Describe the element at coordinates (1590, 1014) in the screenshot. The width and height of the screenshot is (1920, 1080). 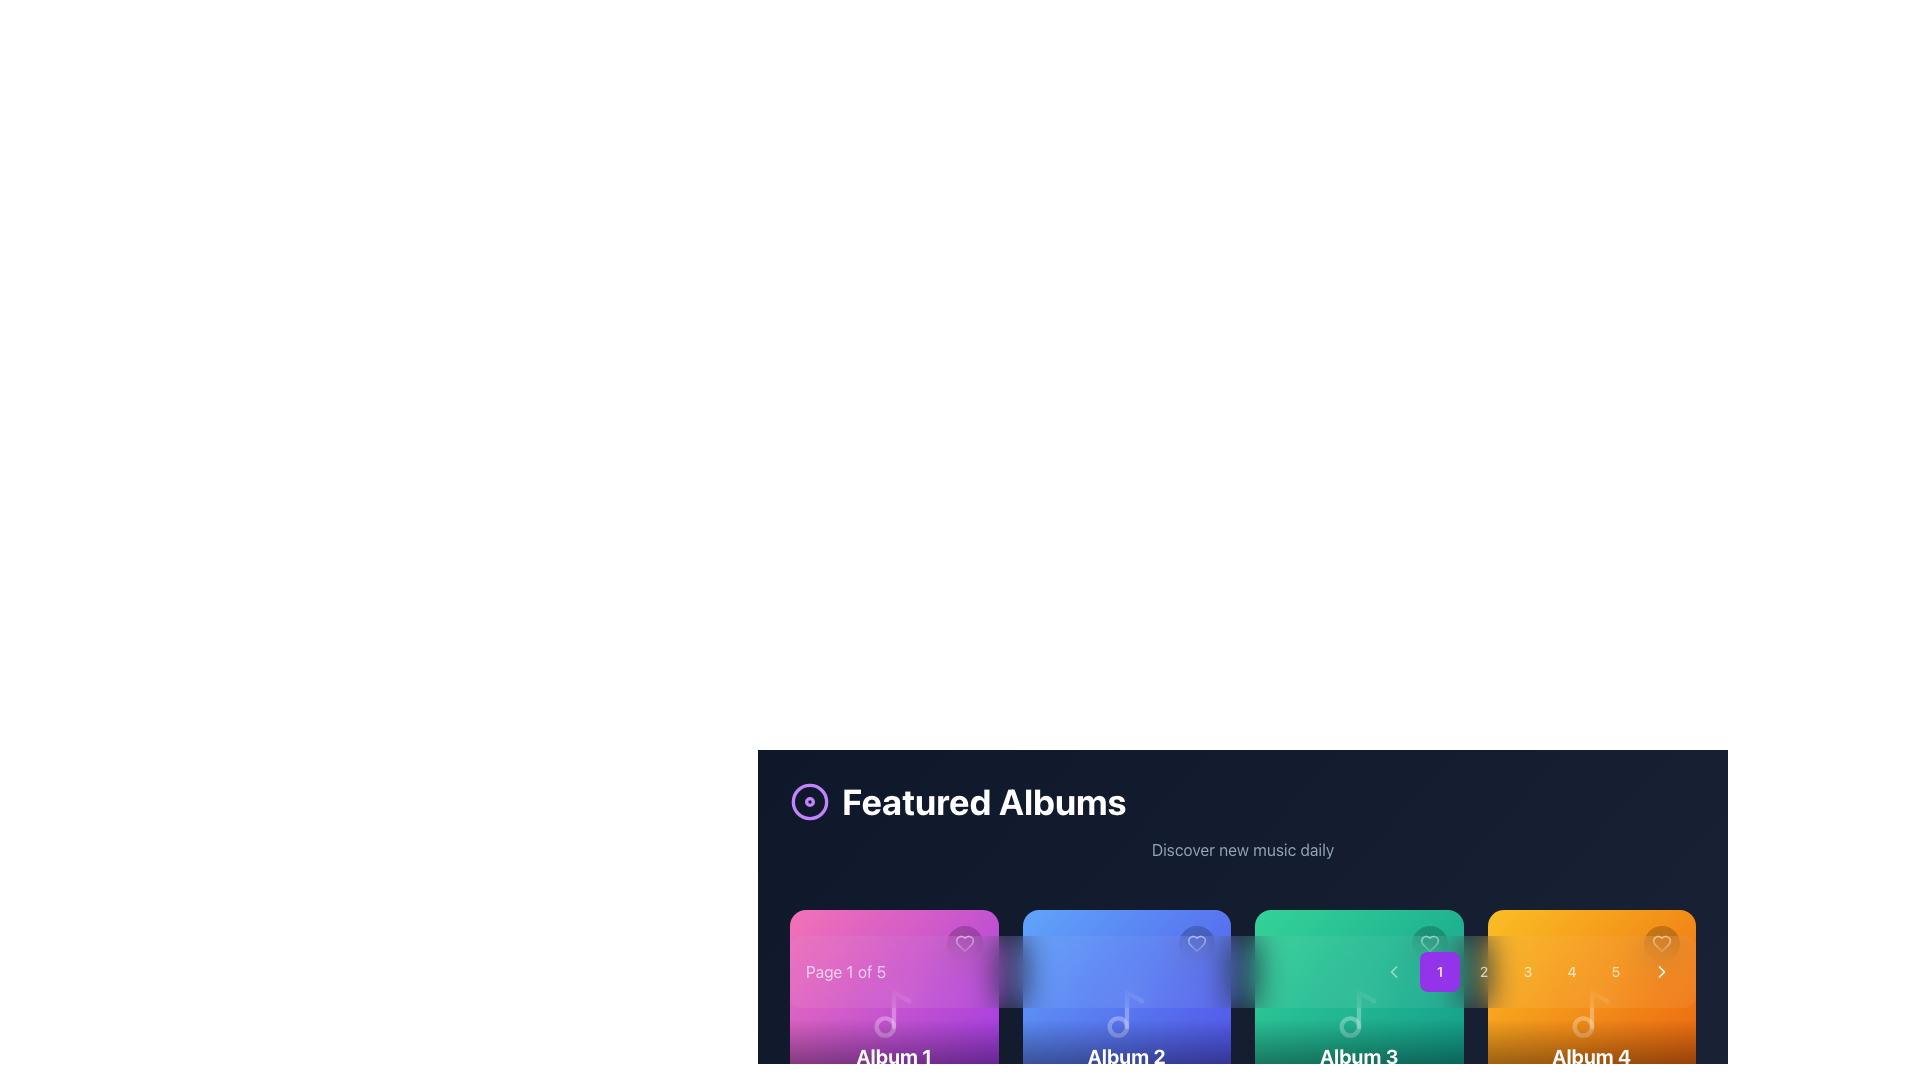
I see `the music album icon representing 'Album 4'` at that location.